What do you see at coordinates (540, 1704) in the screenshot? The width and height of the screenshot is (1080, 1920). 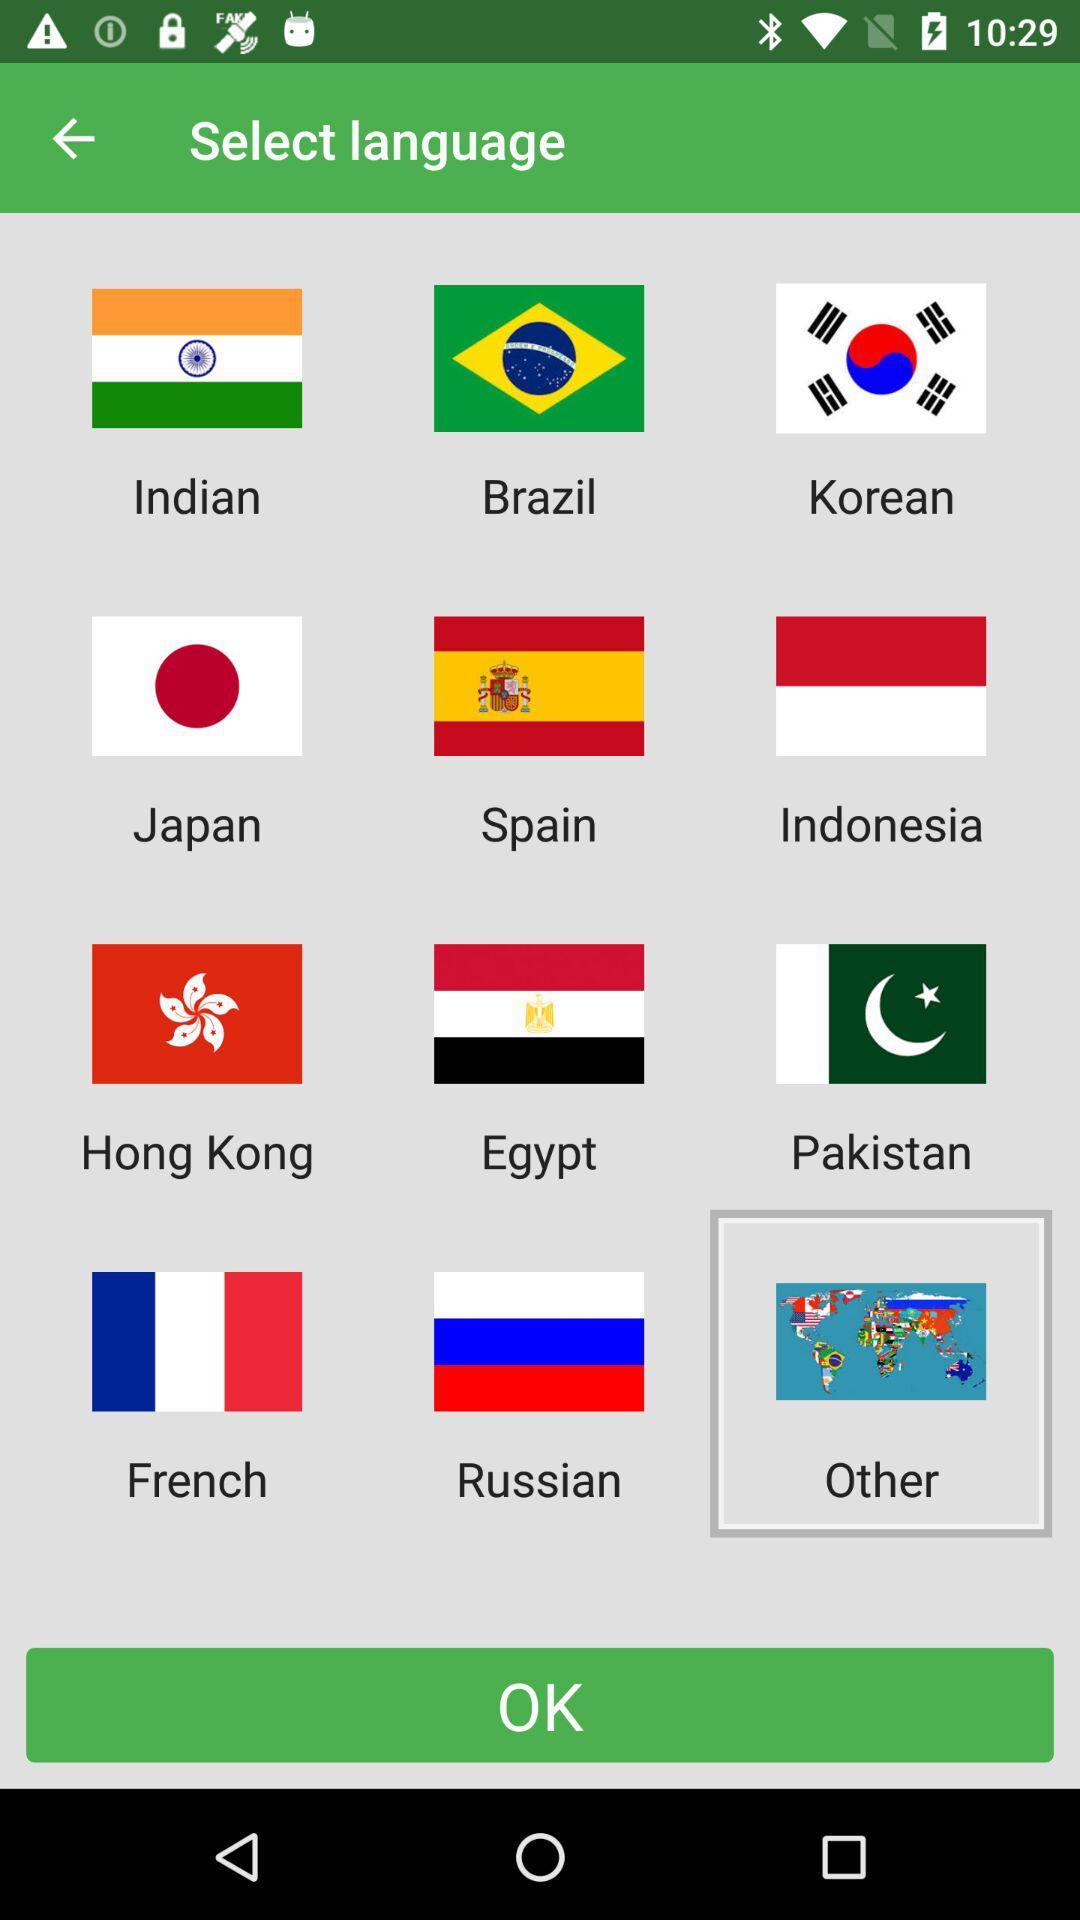 I see `item below french` at bounding box center [540, 1704].